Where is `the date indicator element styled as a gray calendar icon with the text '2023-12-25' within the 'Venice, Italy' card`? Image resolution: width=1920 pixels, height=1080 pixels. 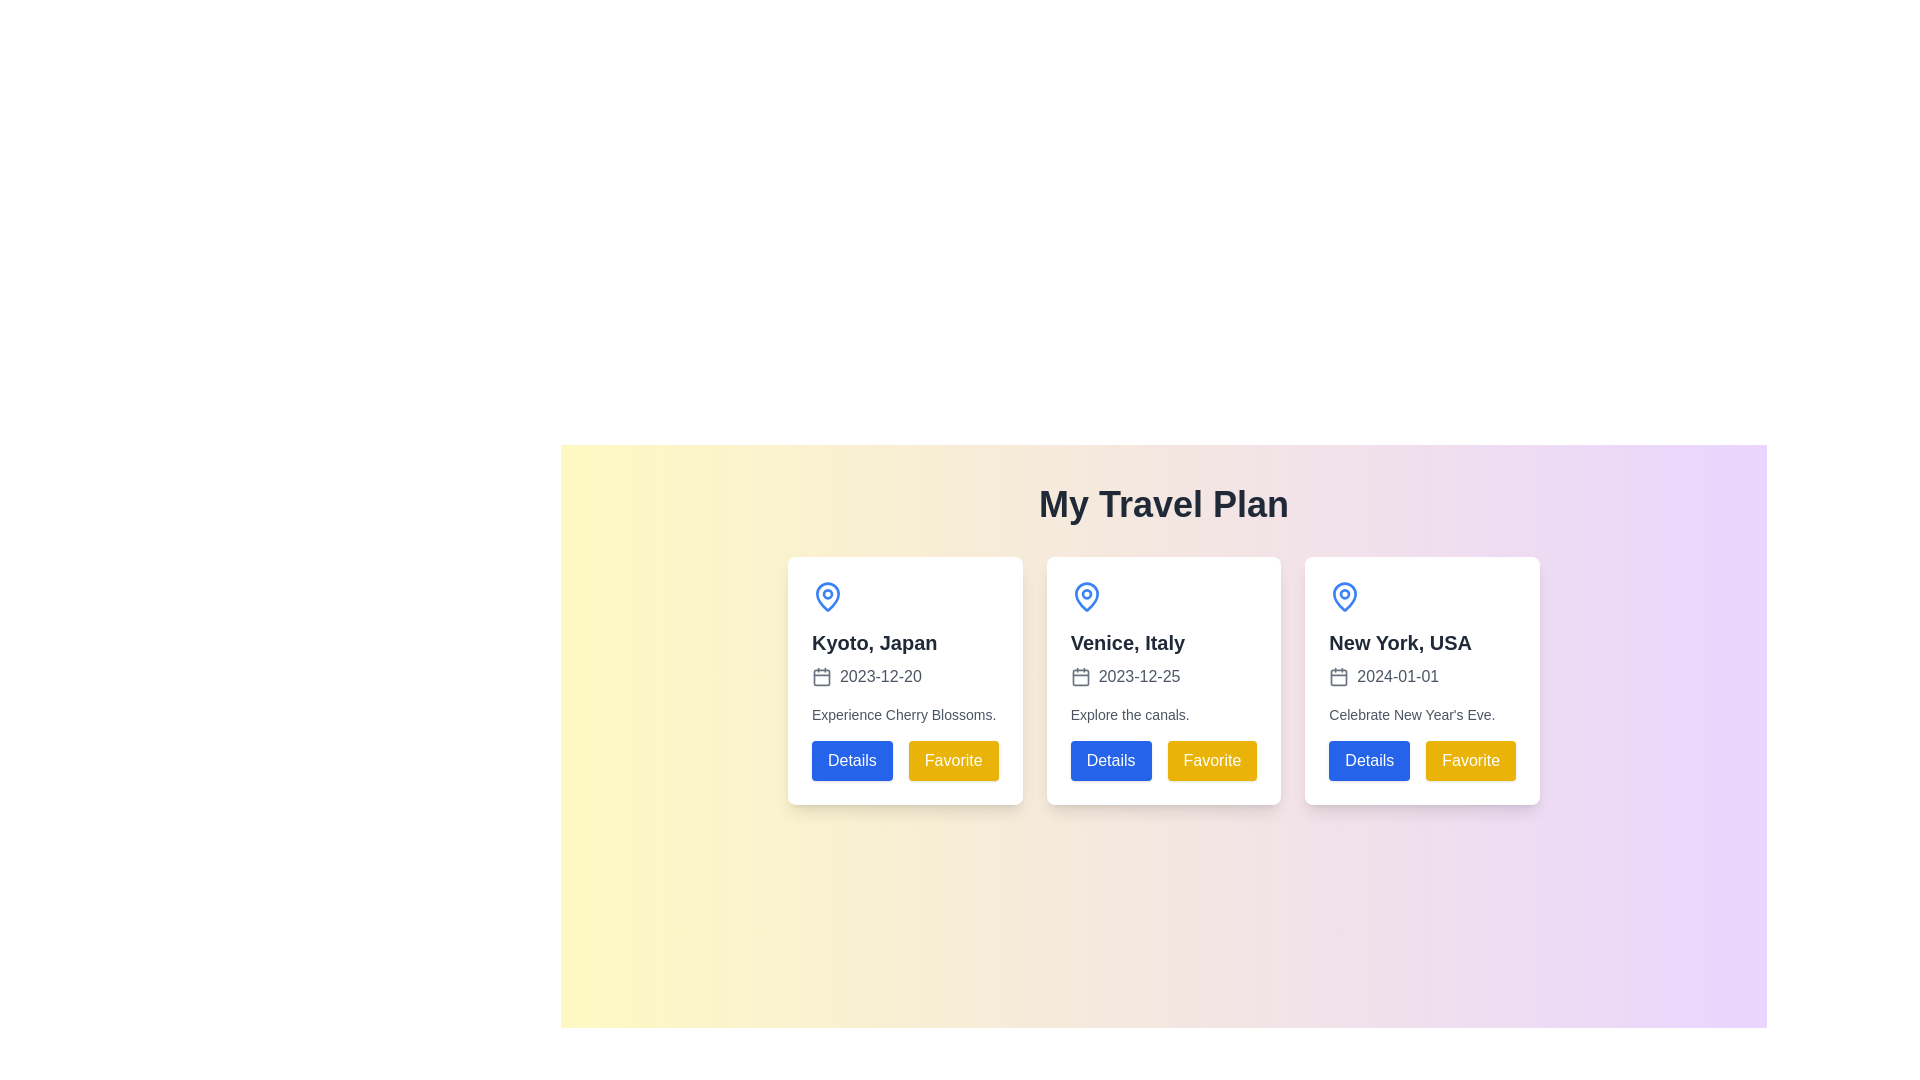
the date indicator element styled as a gray calendar icon with the text '2023-12-25' within the 'Venice, Italy' card is located at coordinates (1125, 676).